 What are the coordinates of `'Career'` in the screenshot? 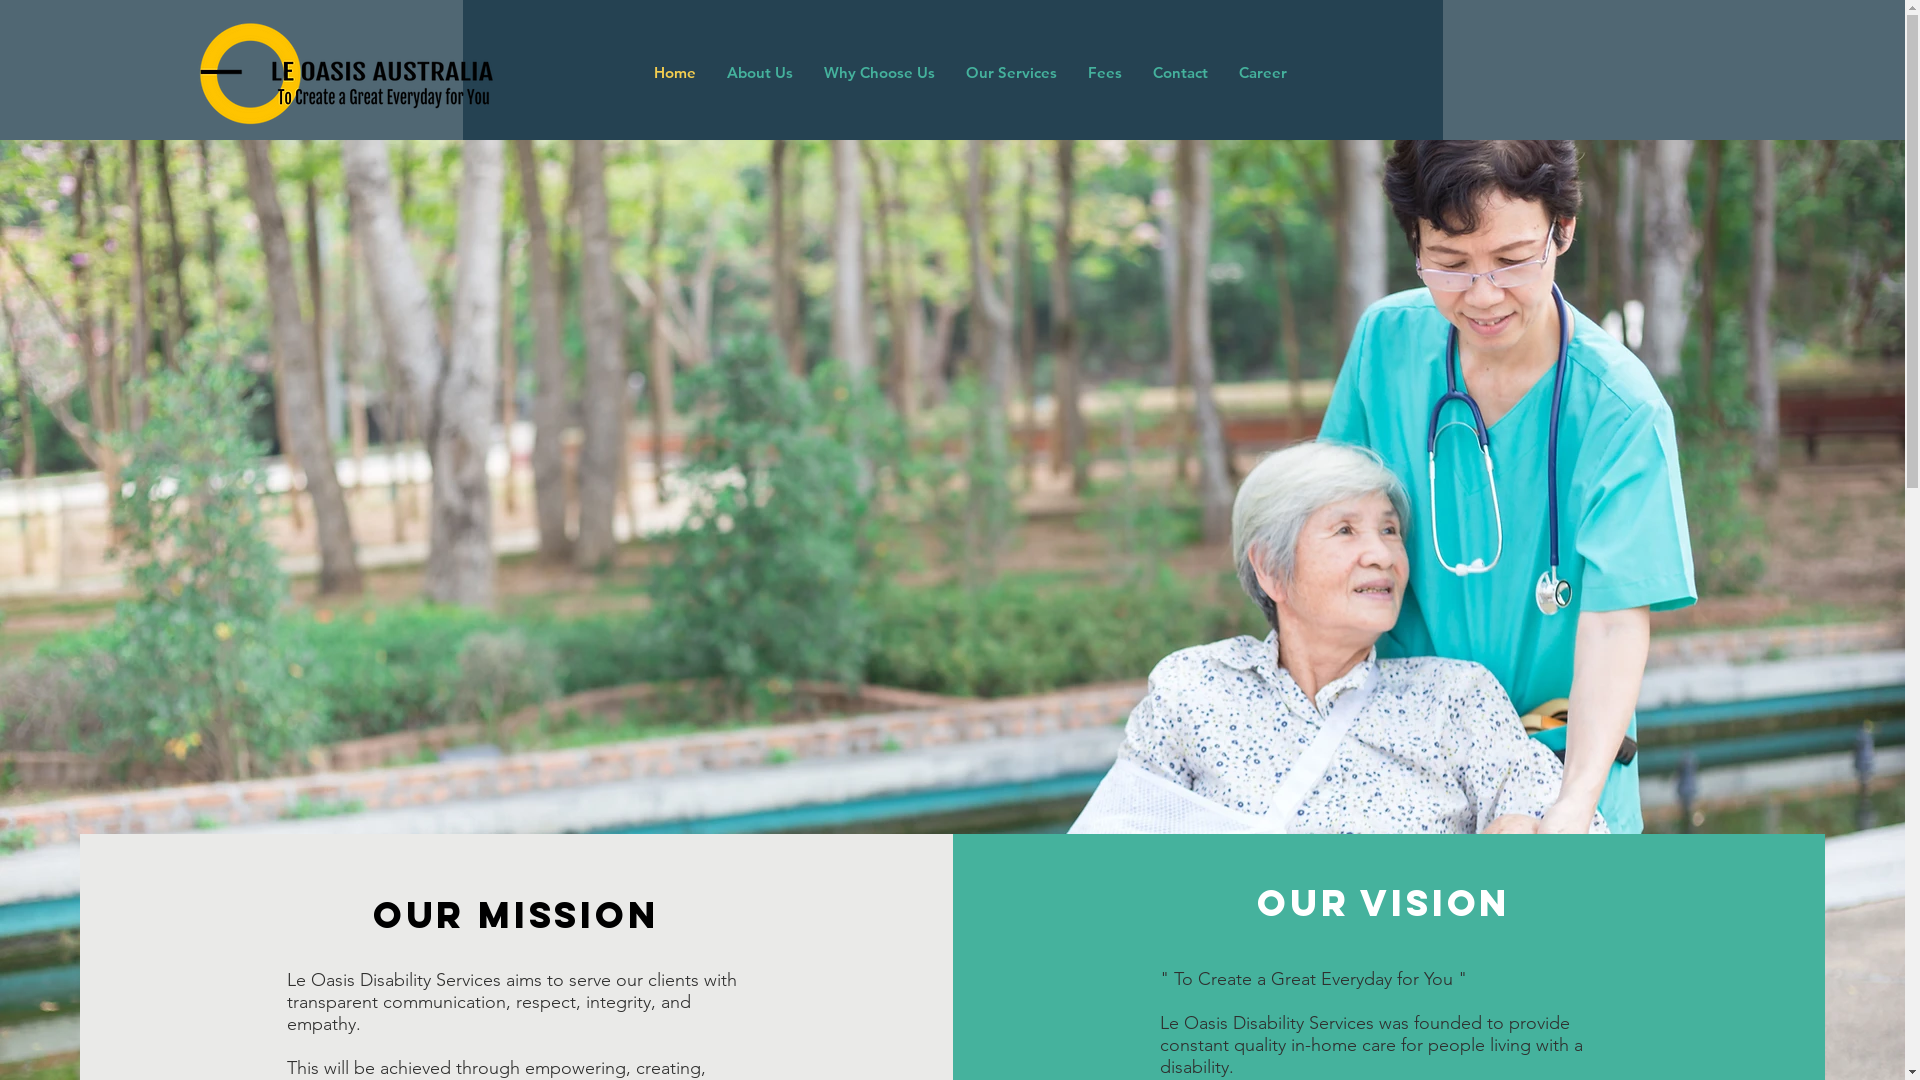 It's located at (1260, 72).